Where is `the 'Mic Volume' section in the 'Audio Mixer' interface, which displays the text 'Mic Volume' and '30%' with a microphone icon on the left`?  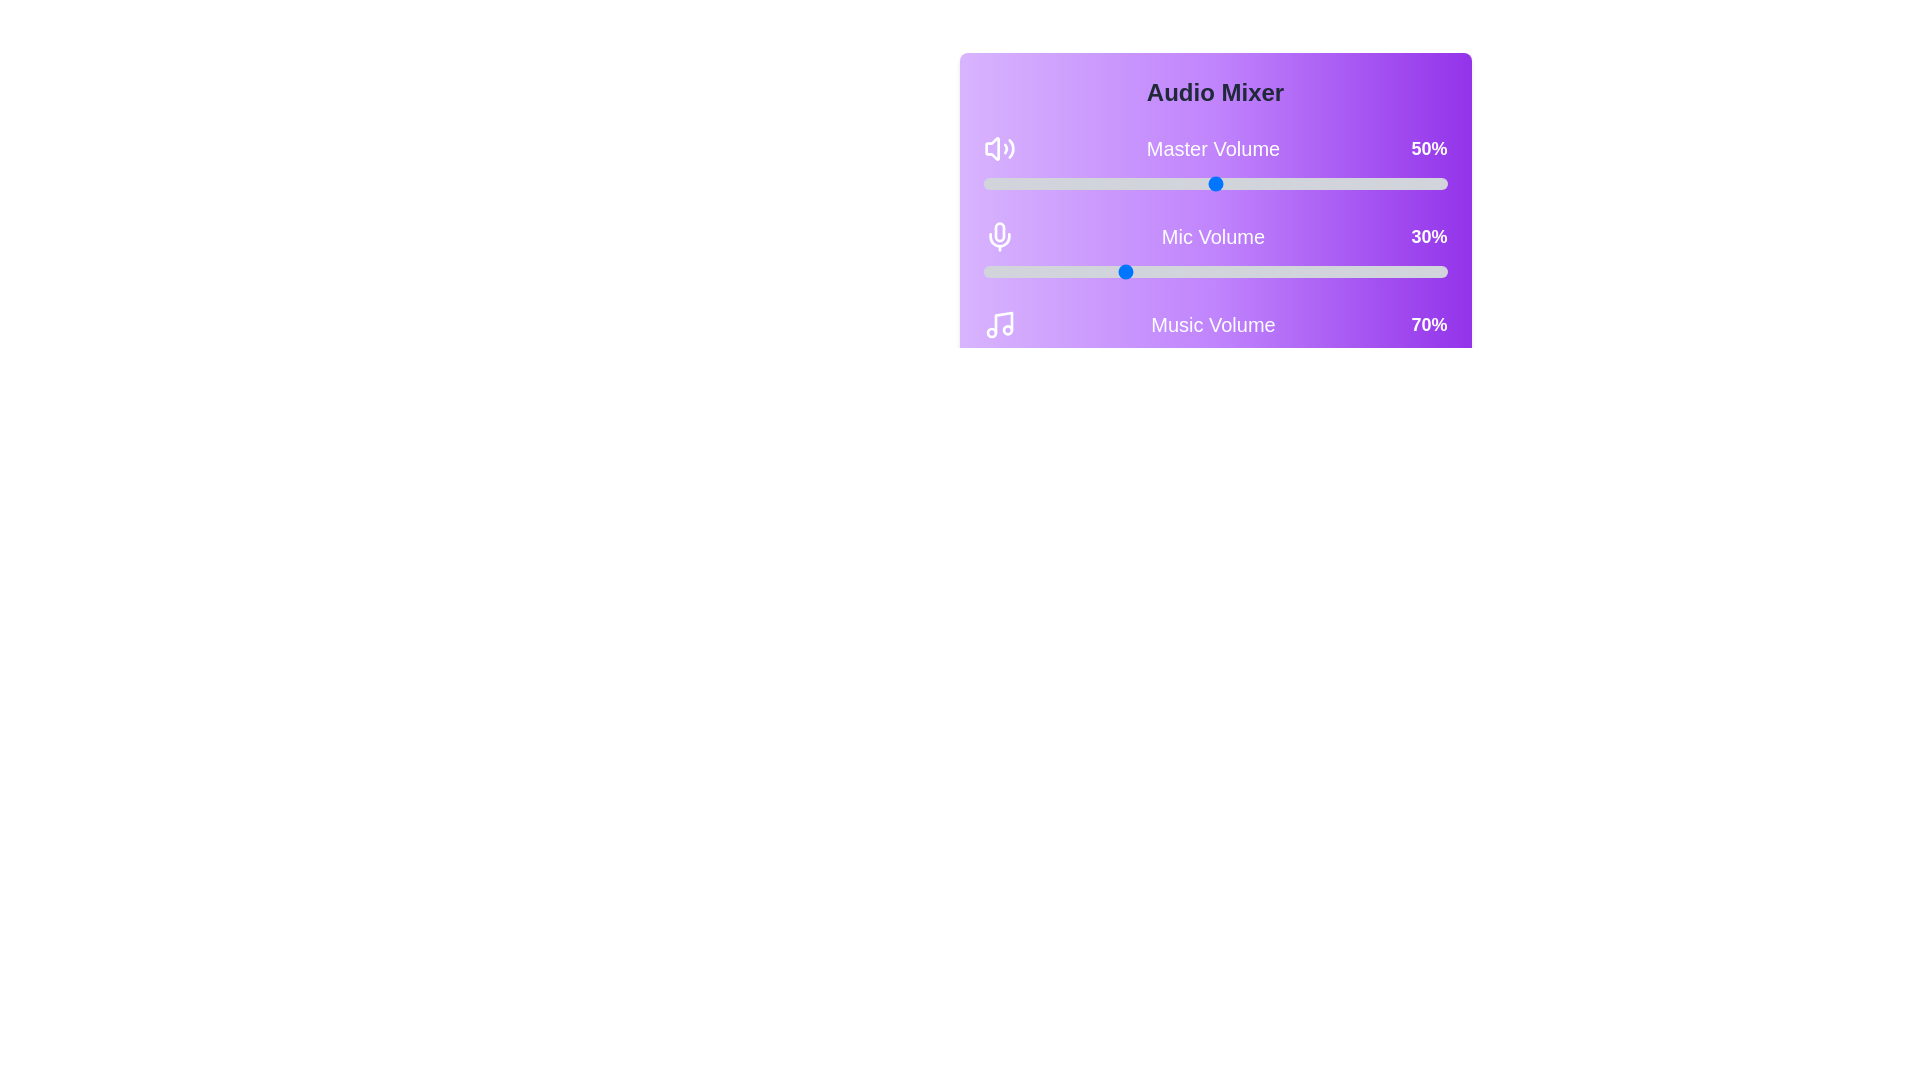 the 'Mic Volume' section in the 'Audio Mixer' interface, which displays the text 'Mic Volume' and '30%' with a microphone icon on the left is located at coordinates (1214, 235).